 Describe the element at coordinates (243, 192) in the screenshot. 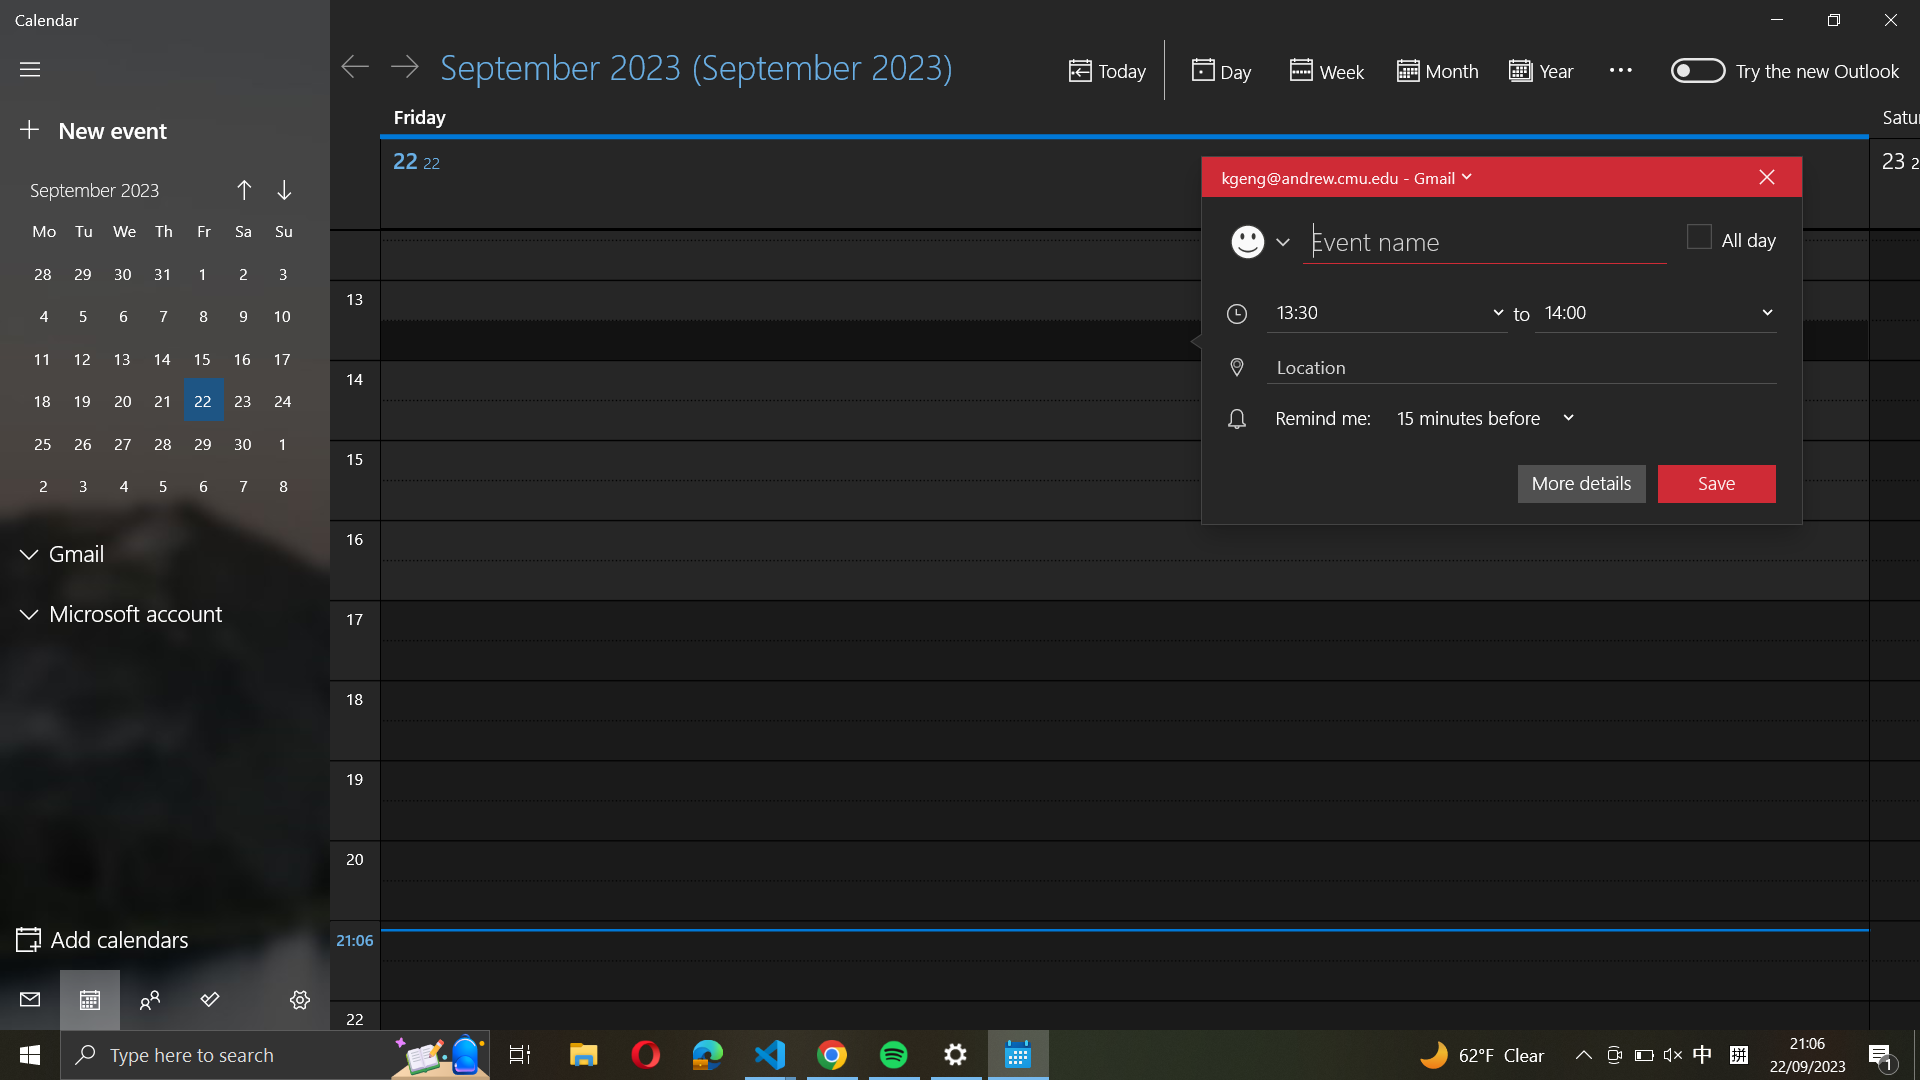

I see `Transition to the previous month in the calendar application` at that location.